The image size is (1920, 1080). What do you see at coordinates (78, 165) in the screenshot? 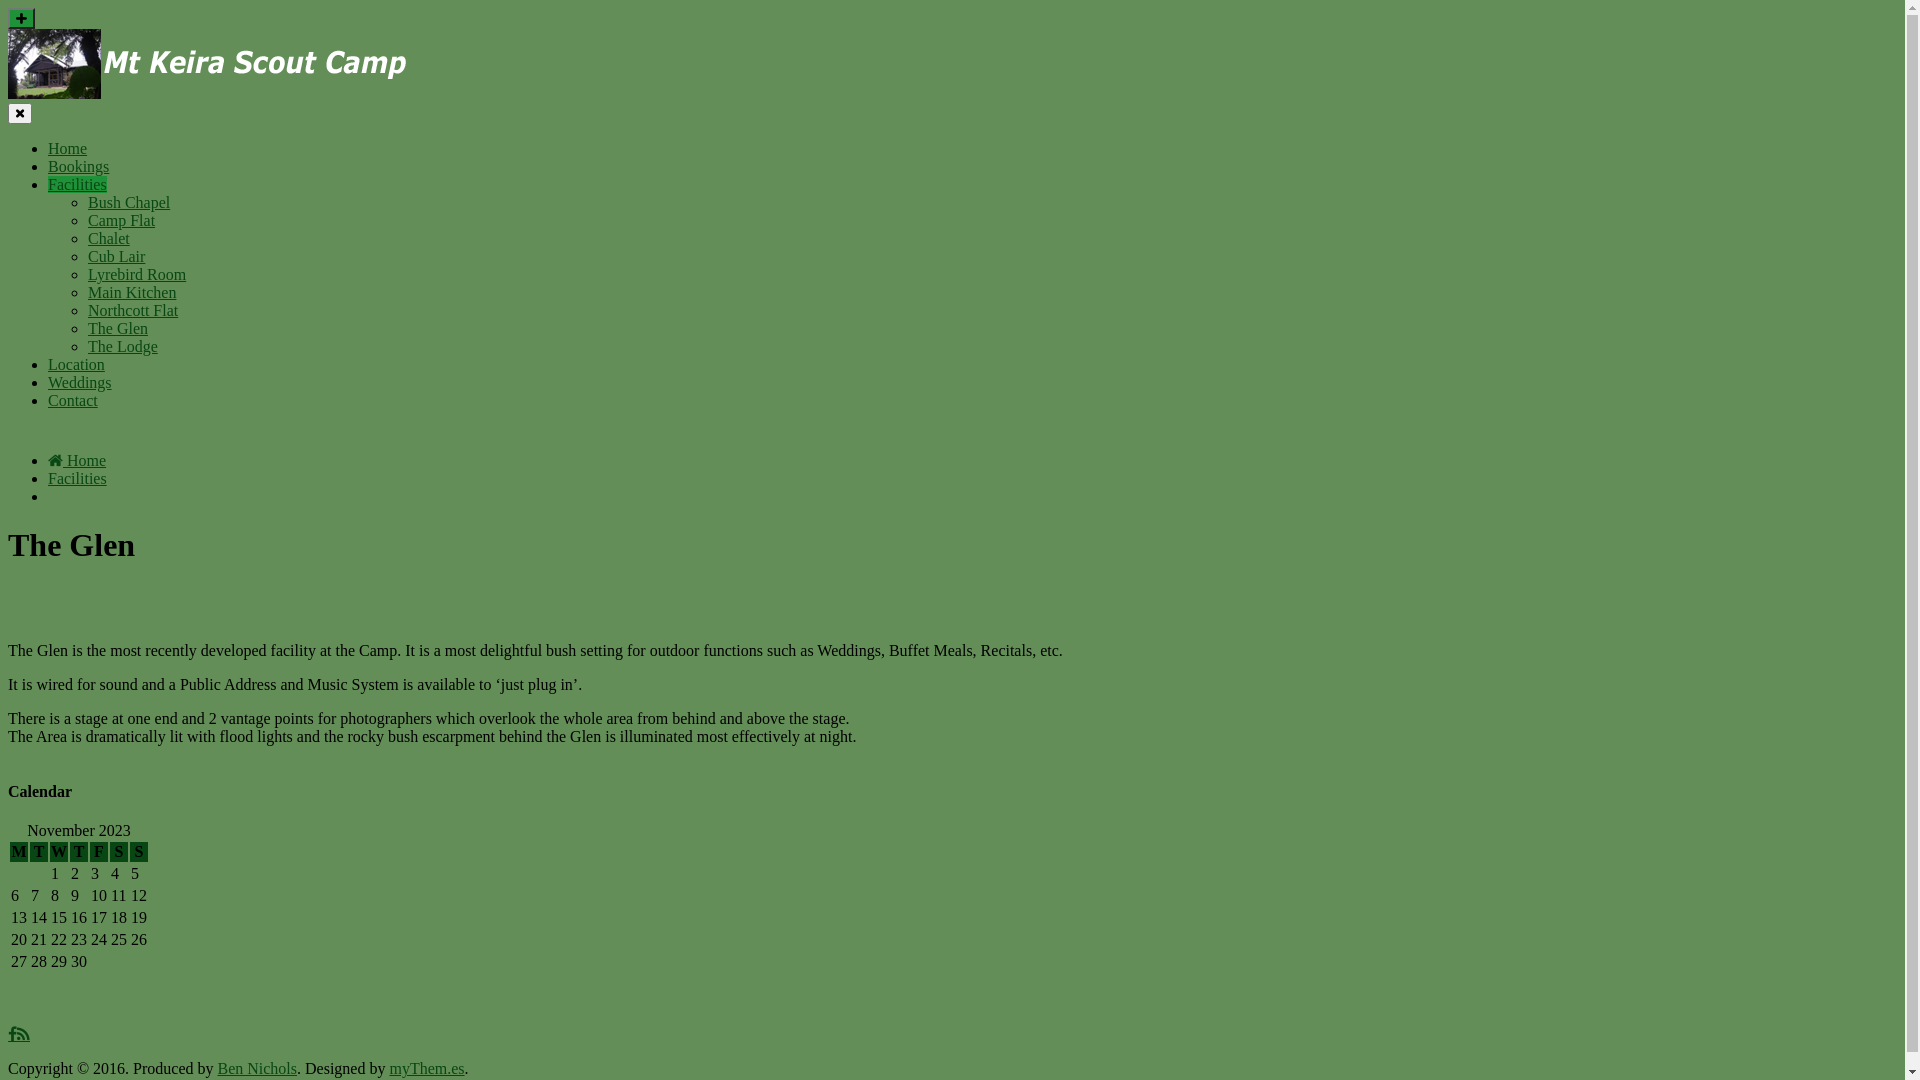
I see `'Bookings'` at bounding box center [78, 165].